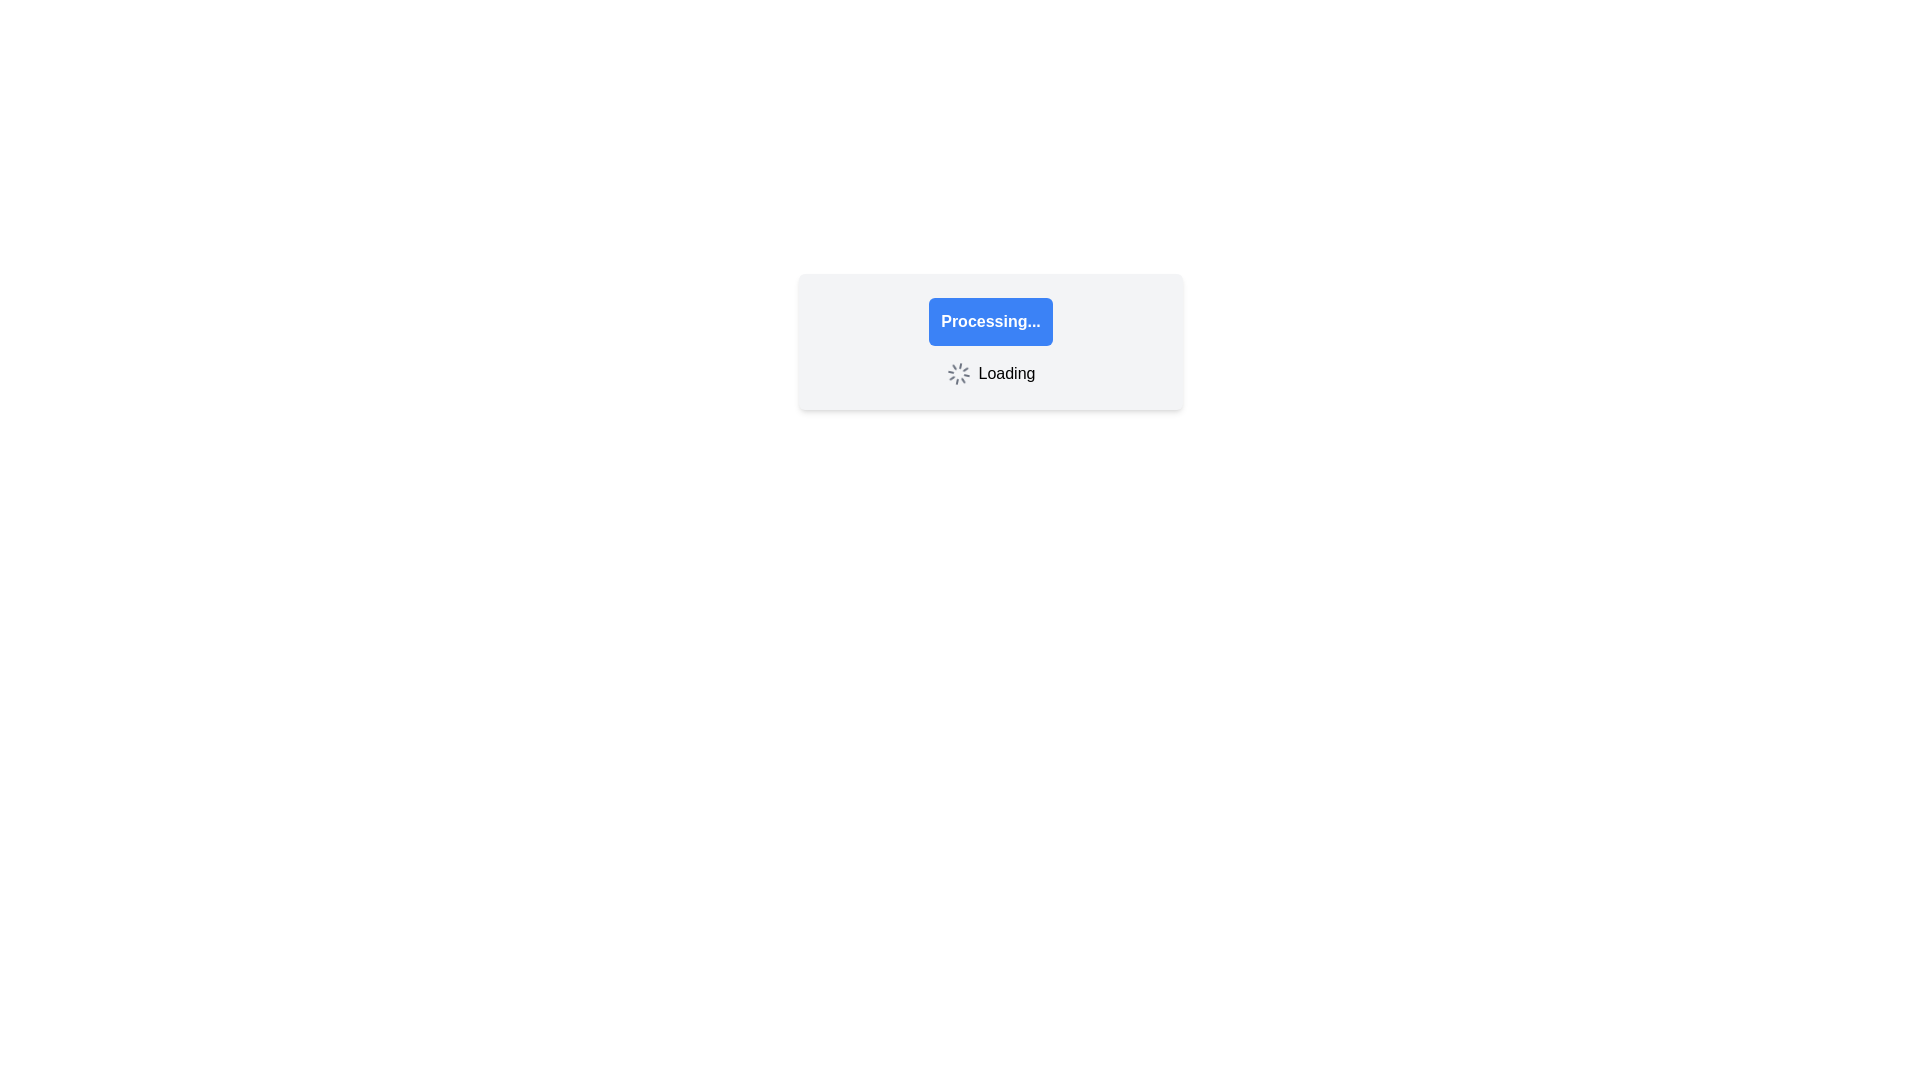 The height and width of the screenshot is (1080, 1920). I want to click on the Loader Icon, which serves as a visual loading indicator located to the left of the 'Loading' text, indicating that a process is ongoing, so click(957, 374).